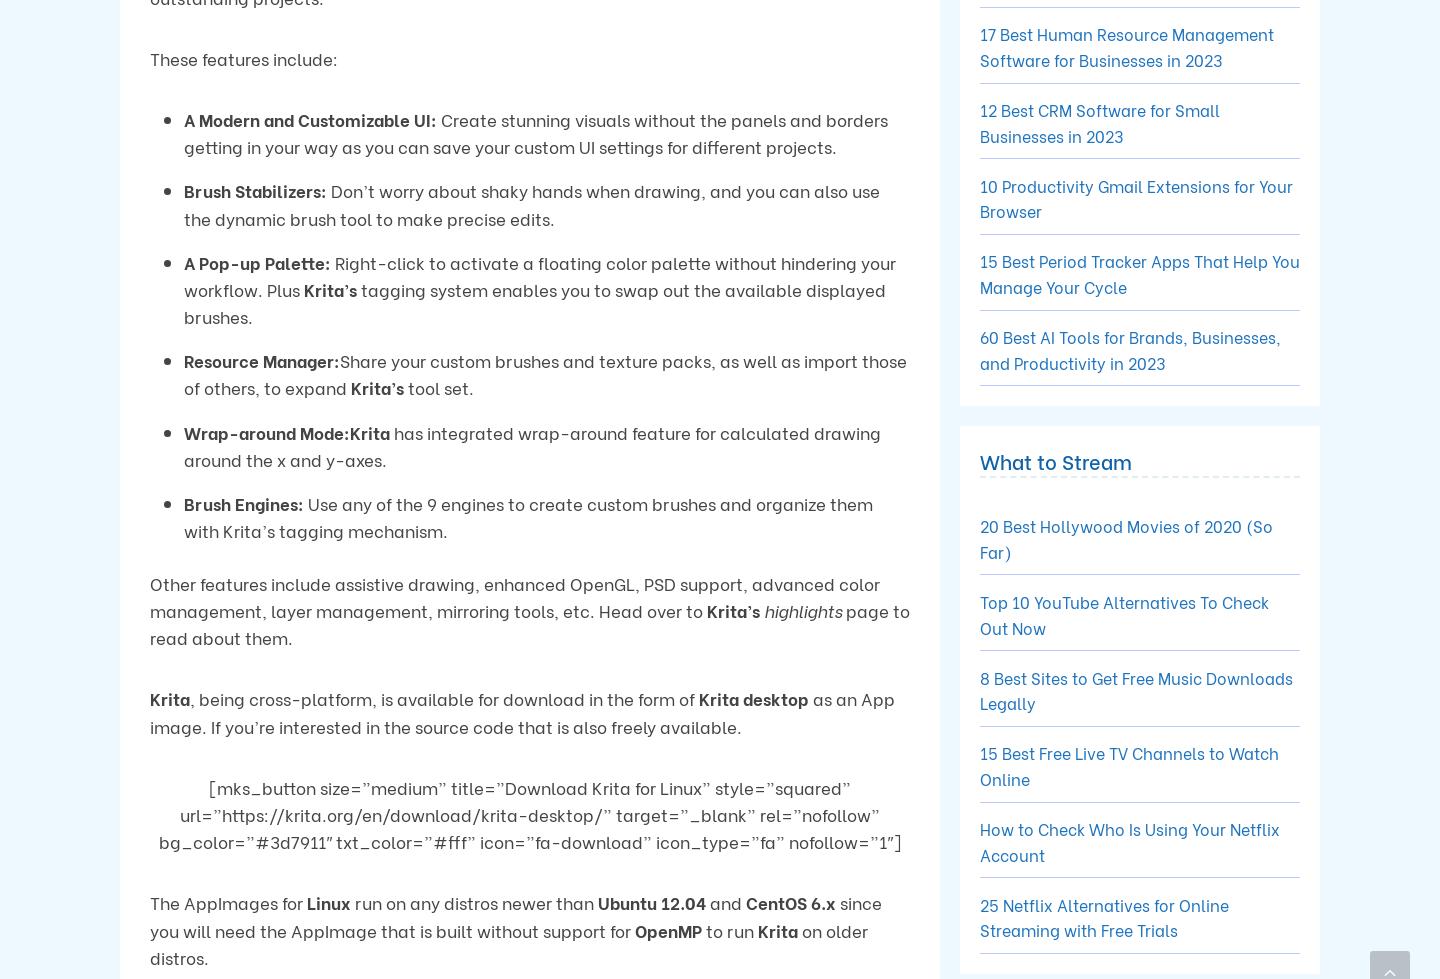 This screenshot has height=979, width=1440. Describe the element at coordinates (1103, 915) in the screenshot. I see `'25 Netflix Alternatives for Online Streaming with Free Trials'` at that location.